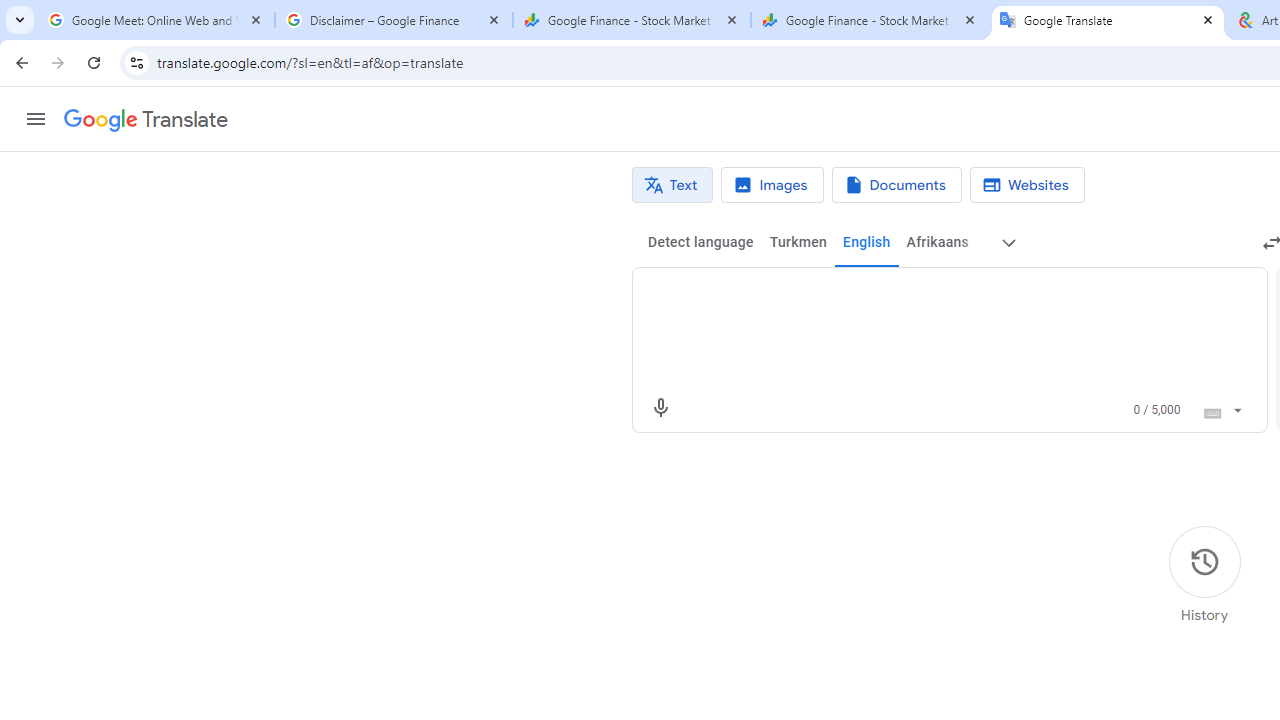 The image size is (1280, 720). Describe the element at coordinates (700, 242) in the screenshot. I see `'Detect language'` at that location.